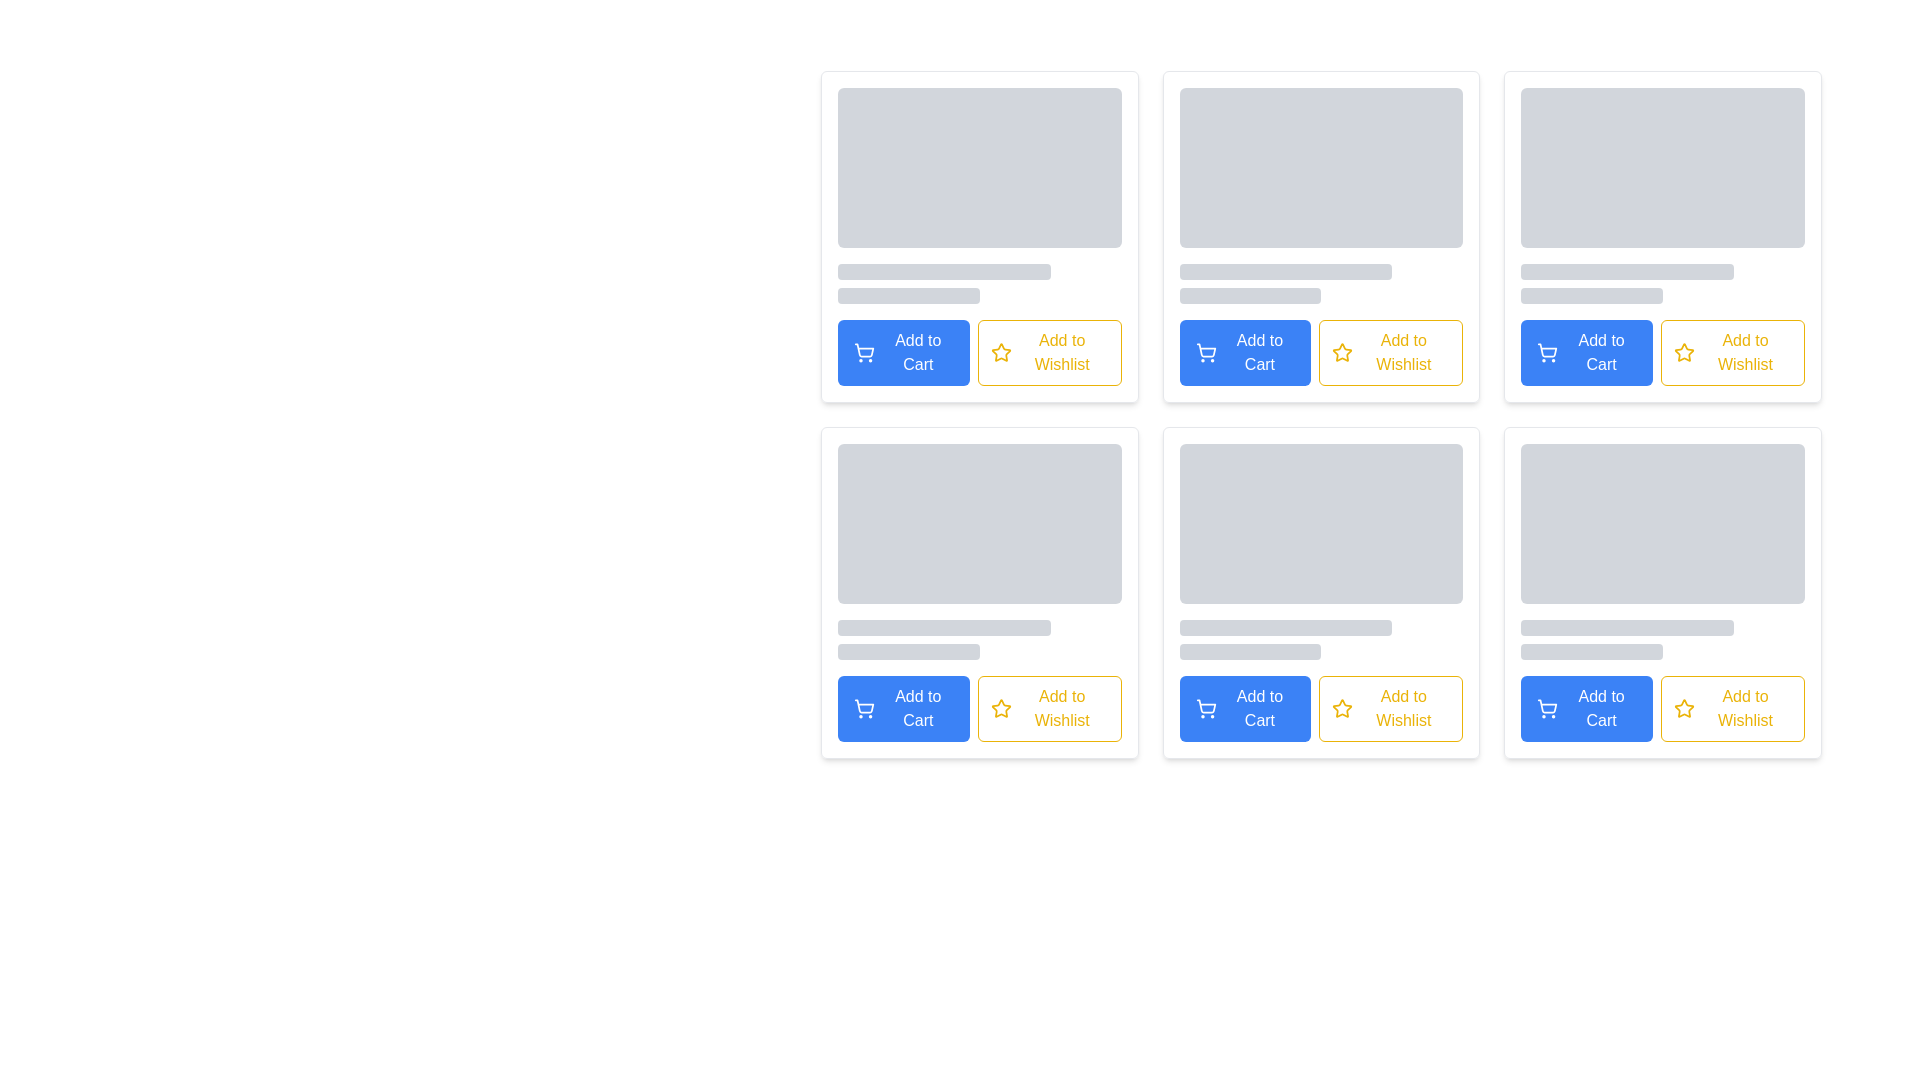  What do you see at coordinates (864, 352) in the screenshot?
I see `the add item to shopping cart icon inside the blue 'Add to Cart' button` at bounding box center [864, 352].